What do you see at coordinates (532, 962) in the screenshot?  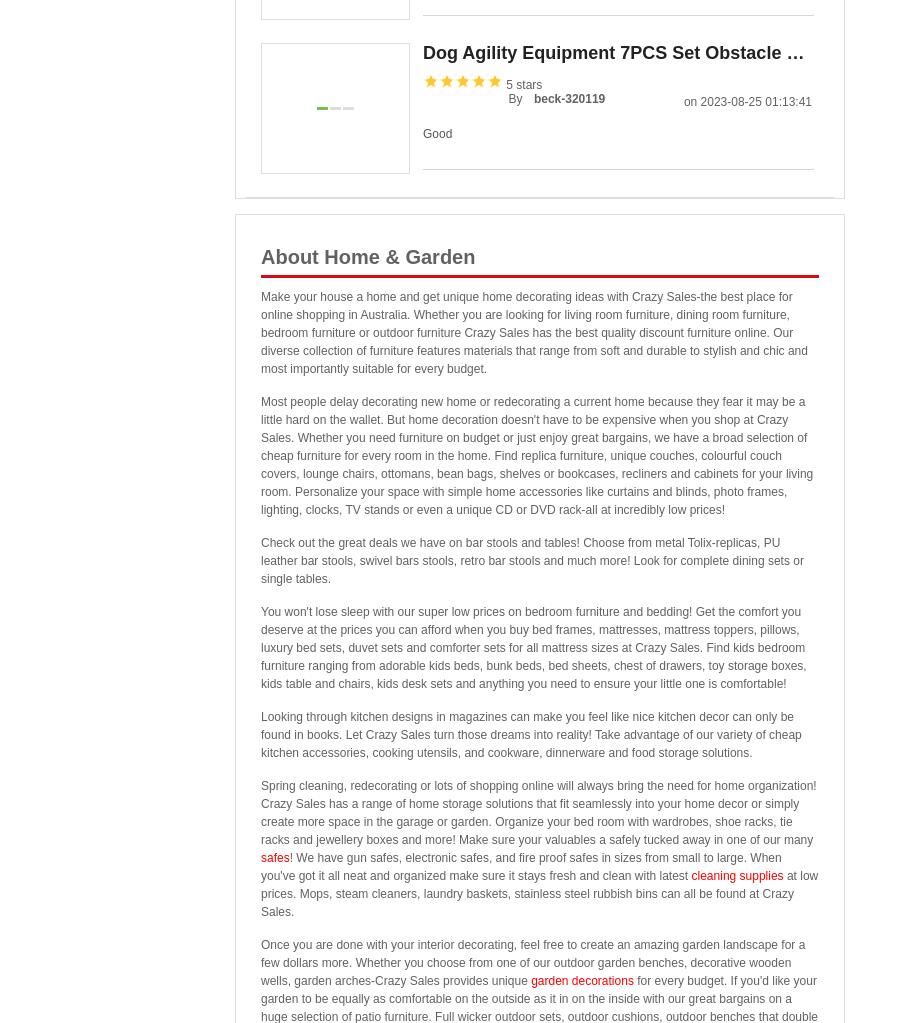 I see `'Once you are done with your interior decorating, feel free to create an amazing garden landscape for a few dollars more. Whether you choose from one of our outdoor garden benches, decorative wooden wells, garden arches-Crazy Sales provides unique'` at bounding box center [532, 962].